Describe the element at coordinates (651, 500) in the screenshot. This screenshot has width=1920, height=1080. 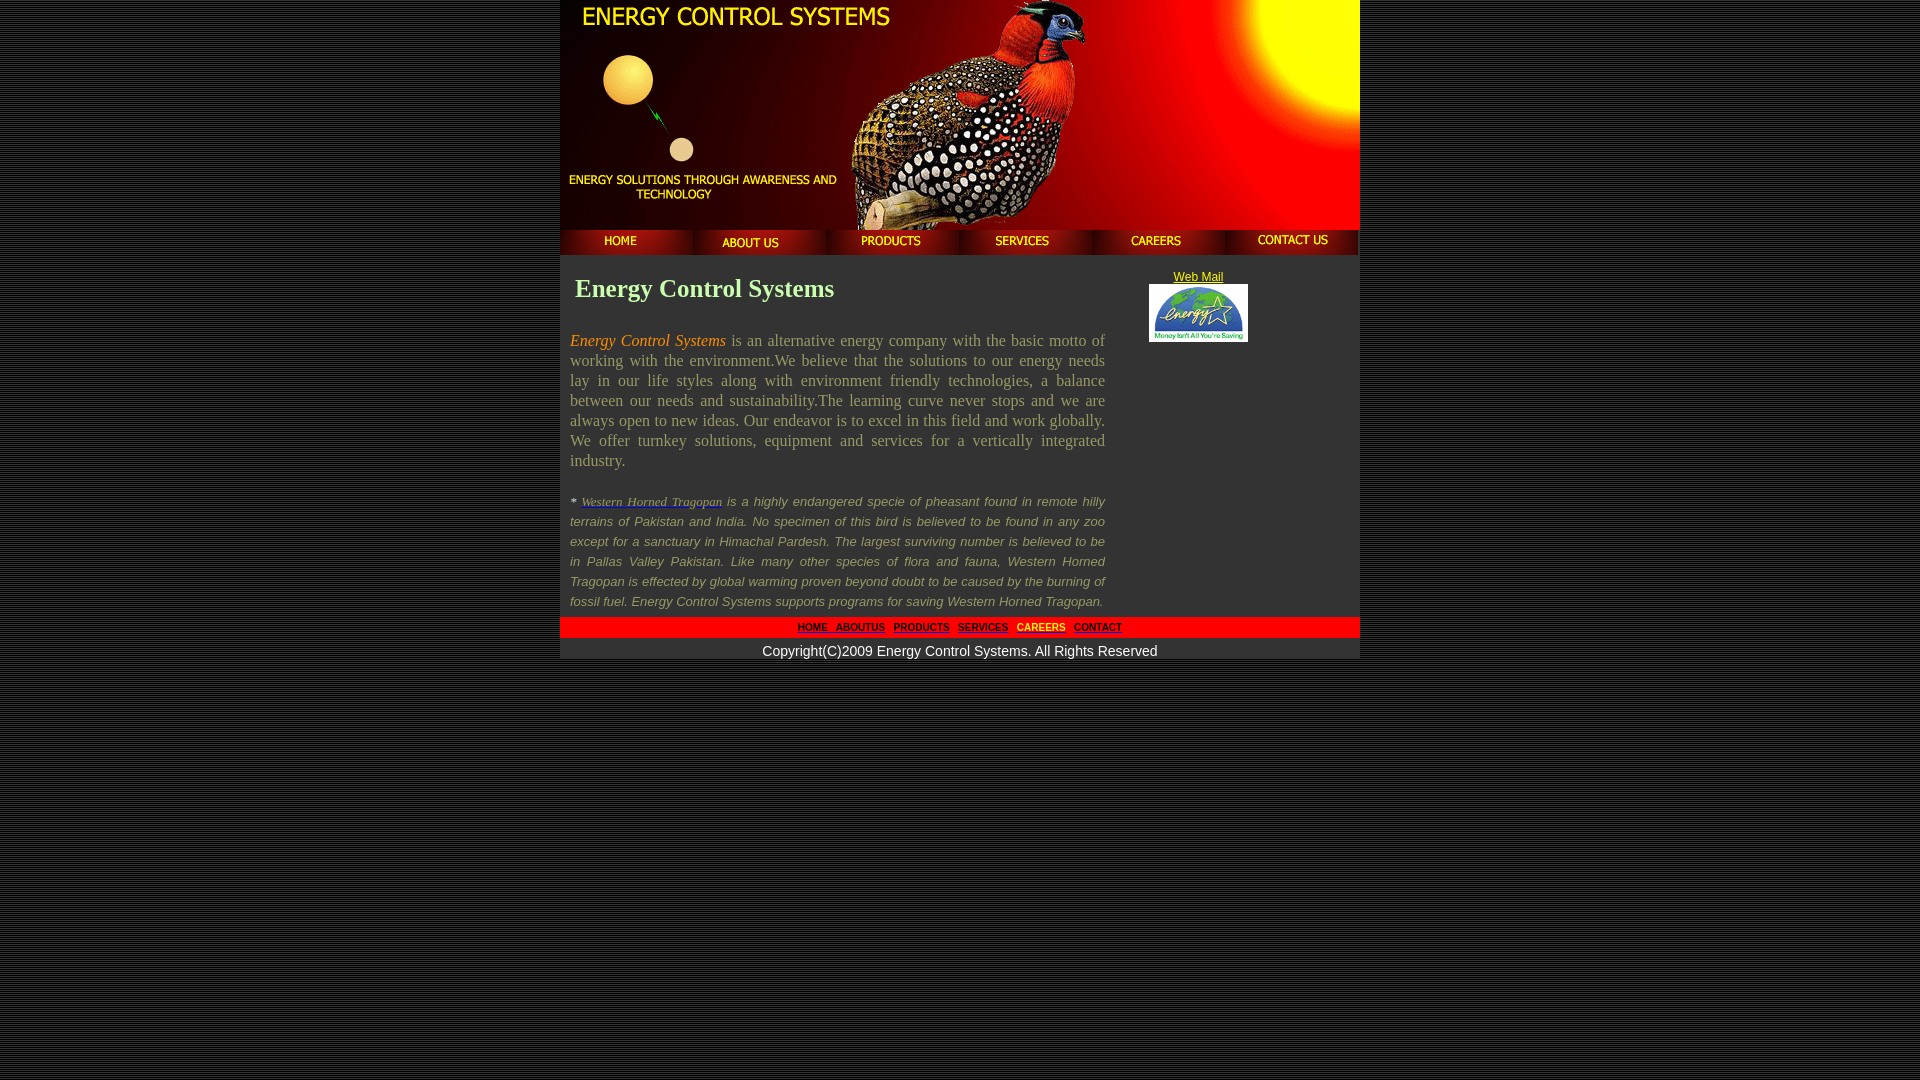
I see `'Western Horned Tragopan'` at that location.